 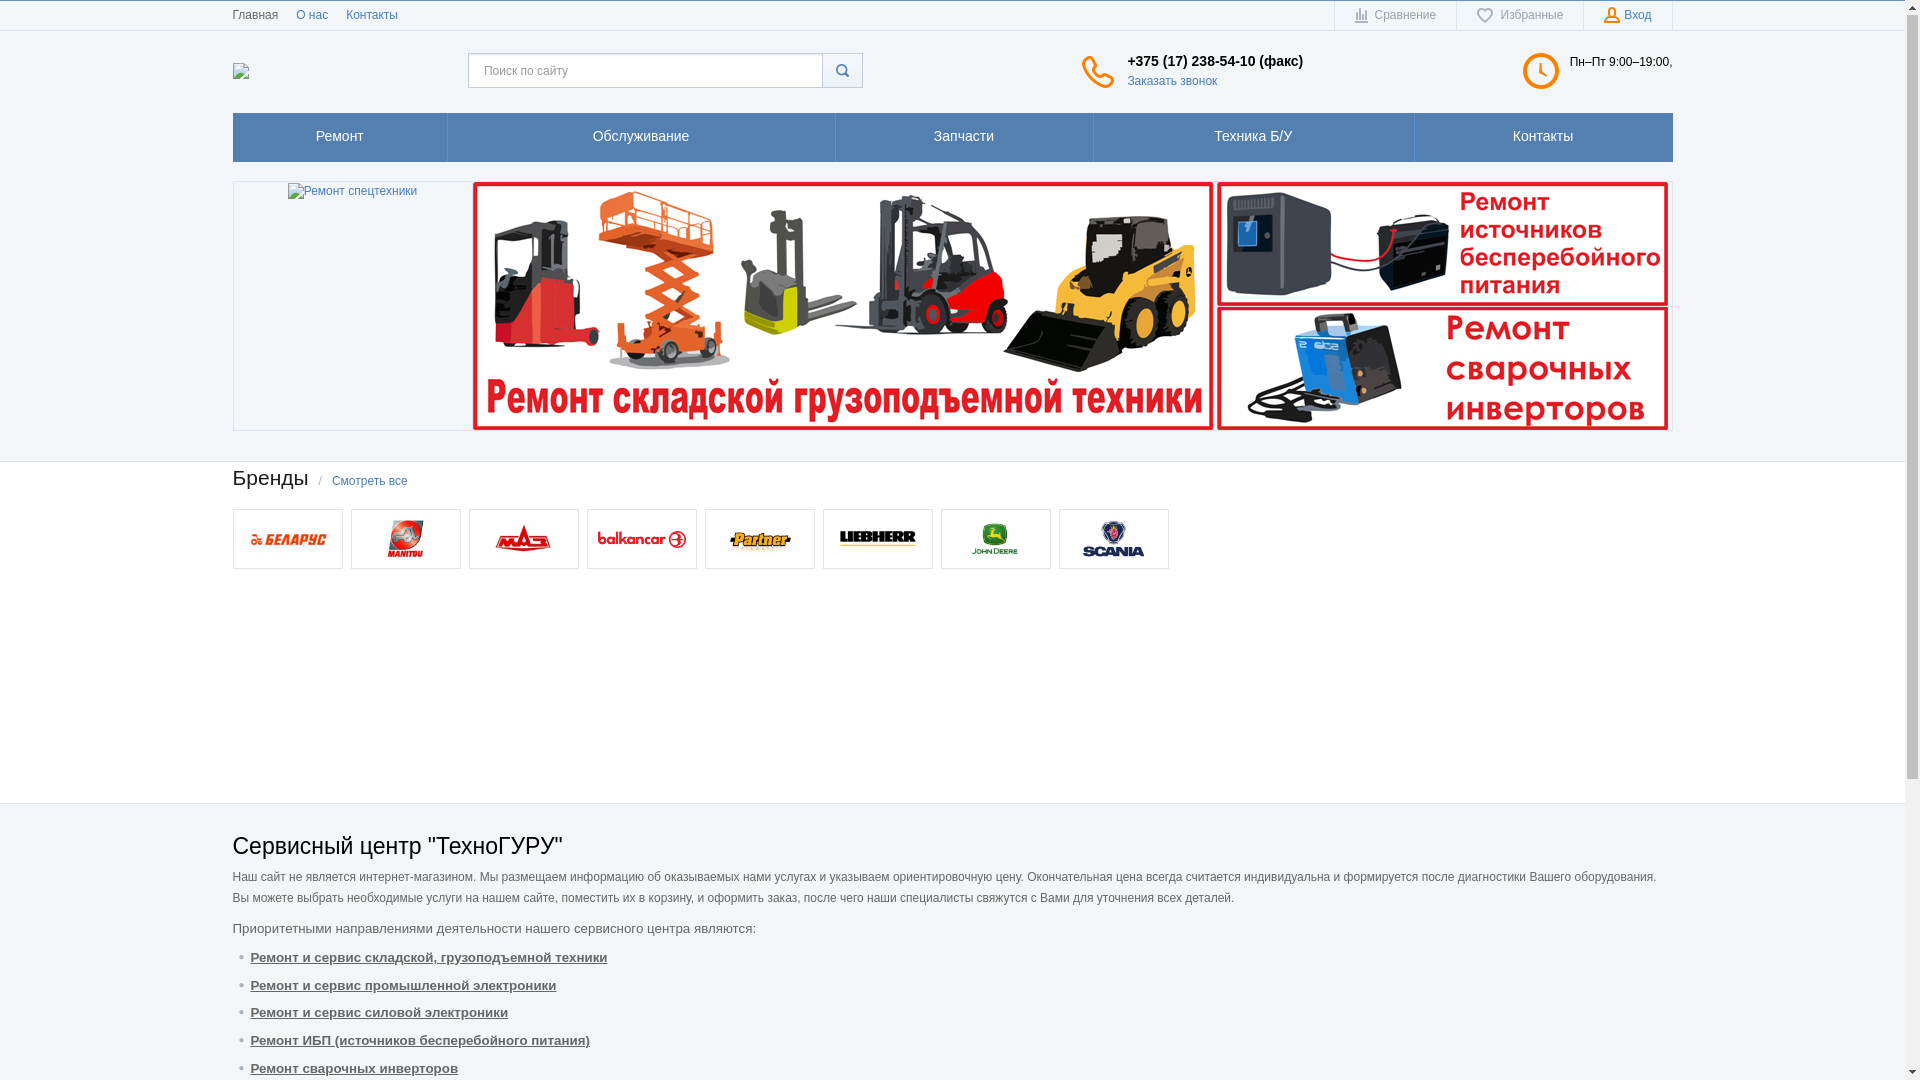 What do you see at coordinates (642, 540) in the screenshot?
I see `'Balcancar'` at bounding box center [642, 540].